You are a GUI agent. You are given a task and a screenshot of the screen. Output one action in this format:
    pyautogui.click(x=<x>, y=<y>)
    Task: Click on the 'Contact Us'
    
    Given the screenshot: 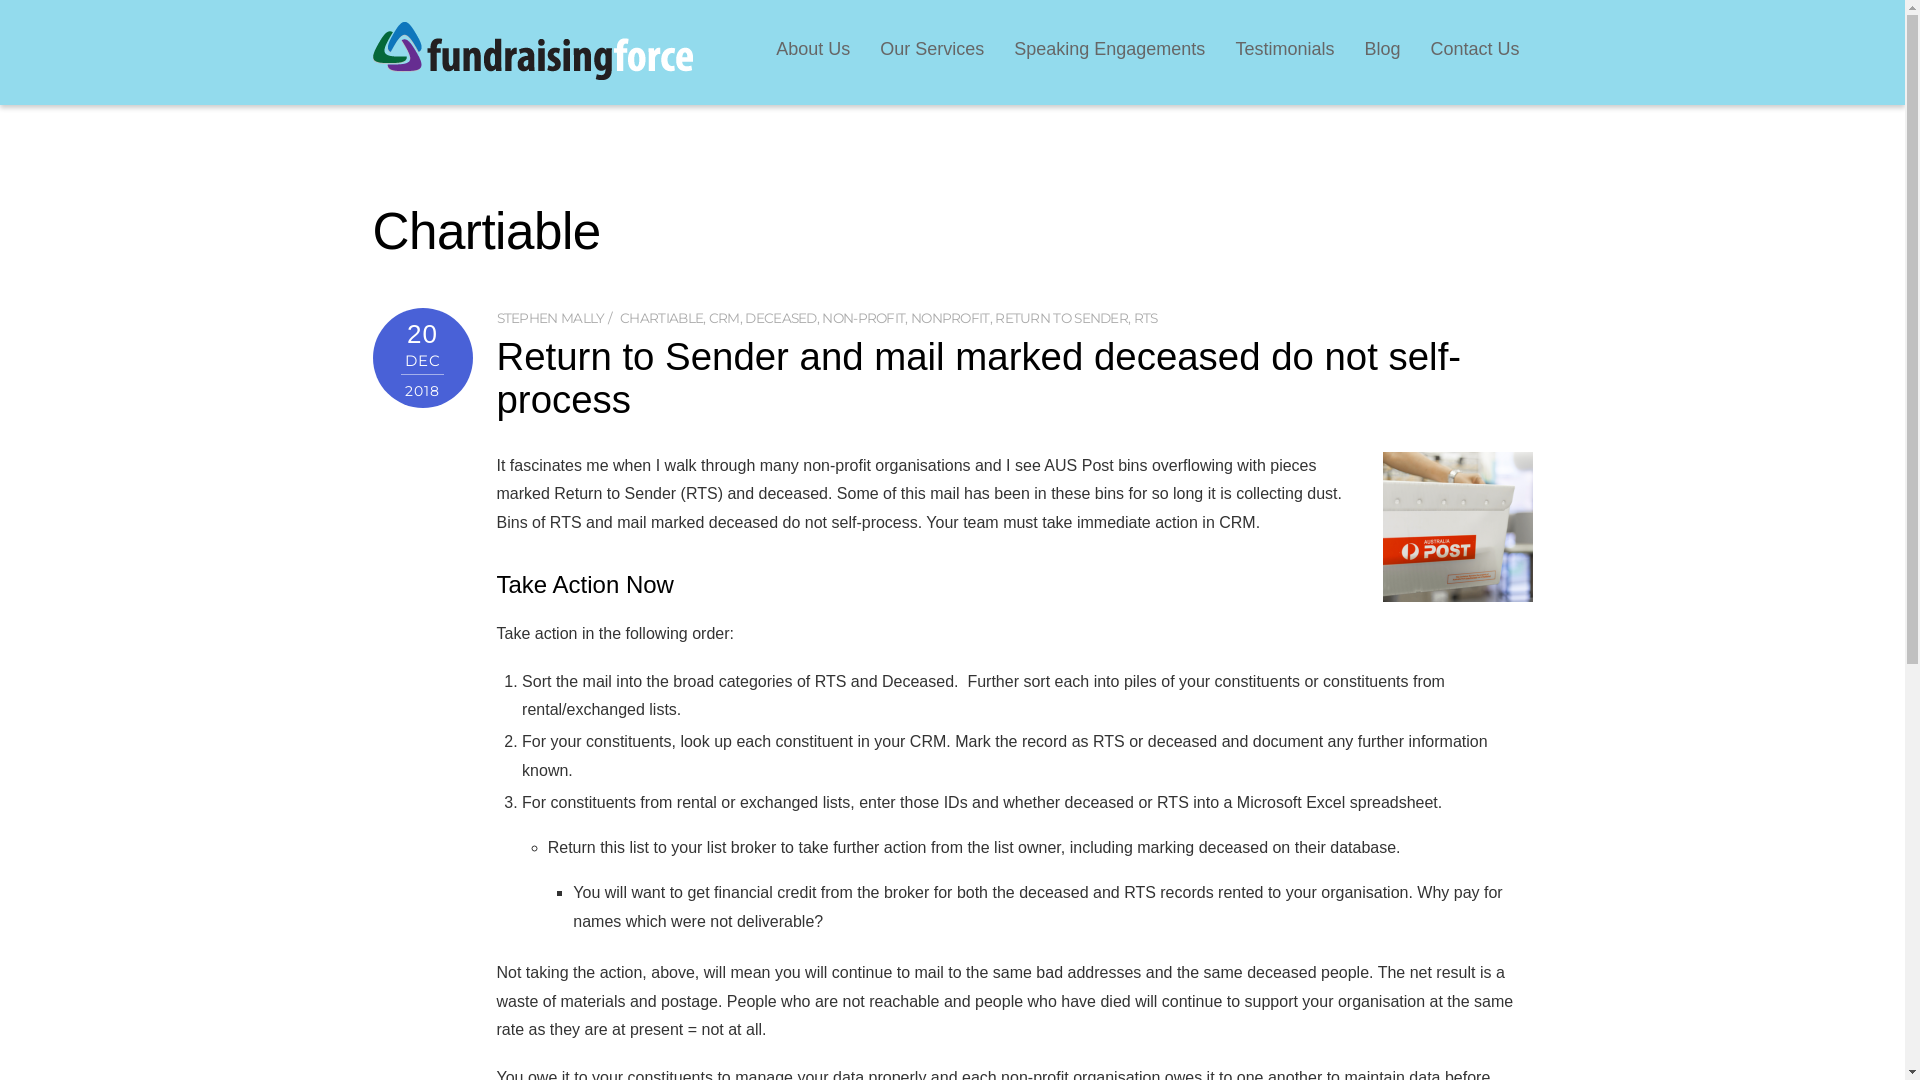 What is the action you would take?
    pyautogui.click(x=1474, y=45)
    